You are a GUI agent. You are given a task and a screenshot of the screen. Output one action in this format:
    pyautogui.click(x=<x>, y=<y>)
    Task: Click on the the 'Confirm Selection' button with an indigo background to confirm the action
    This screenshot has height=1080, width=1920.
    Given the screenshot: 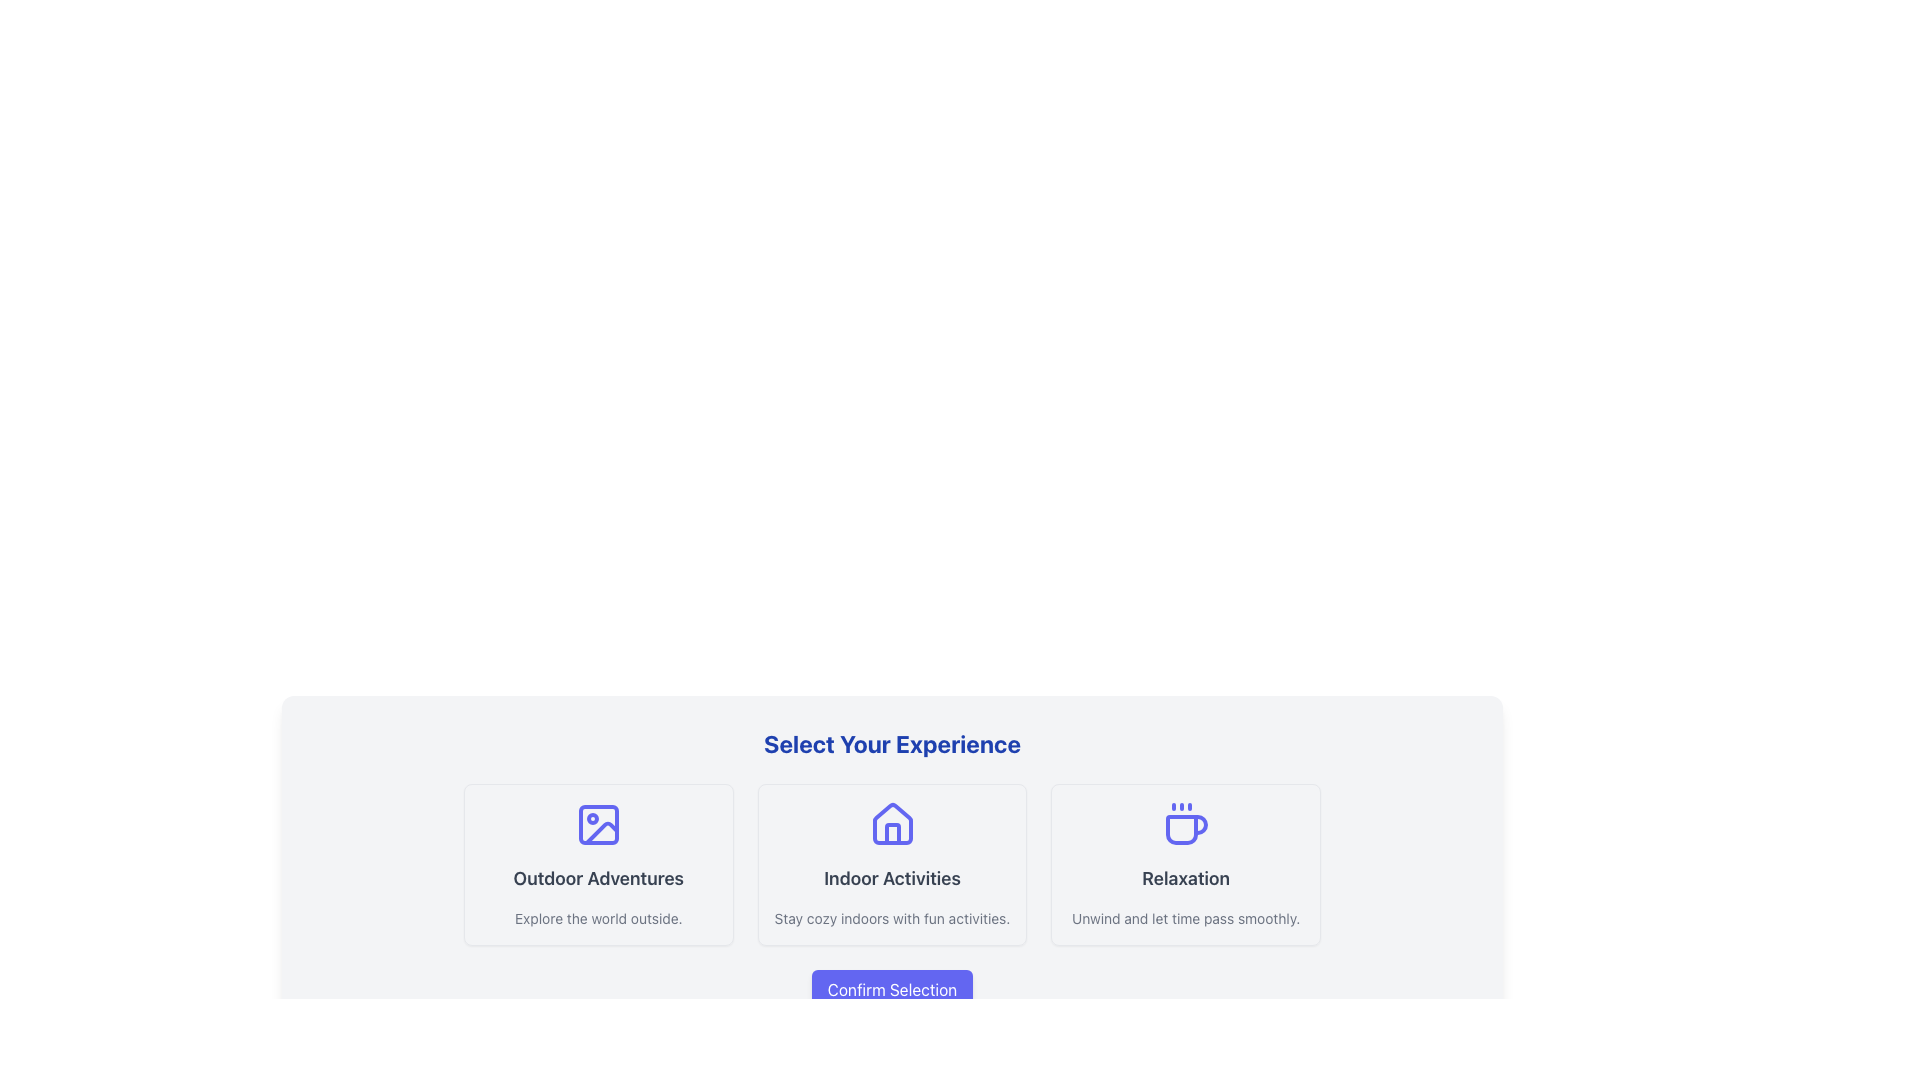 What is the action you would take?
    pyautogui.click(x=891, y=990)
    